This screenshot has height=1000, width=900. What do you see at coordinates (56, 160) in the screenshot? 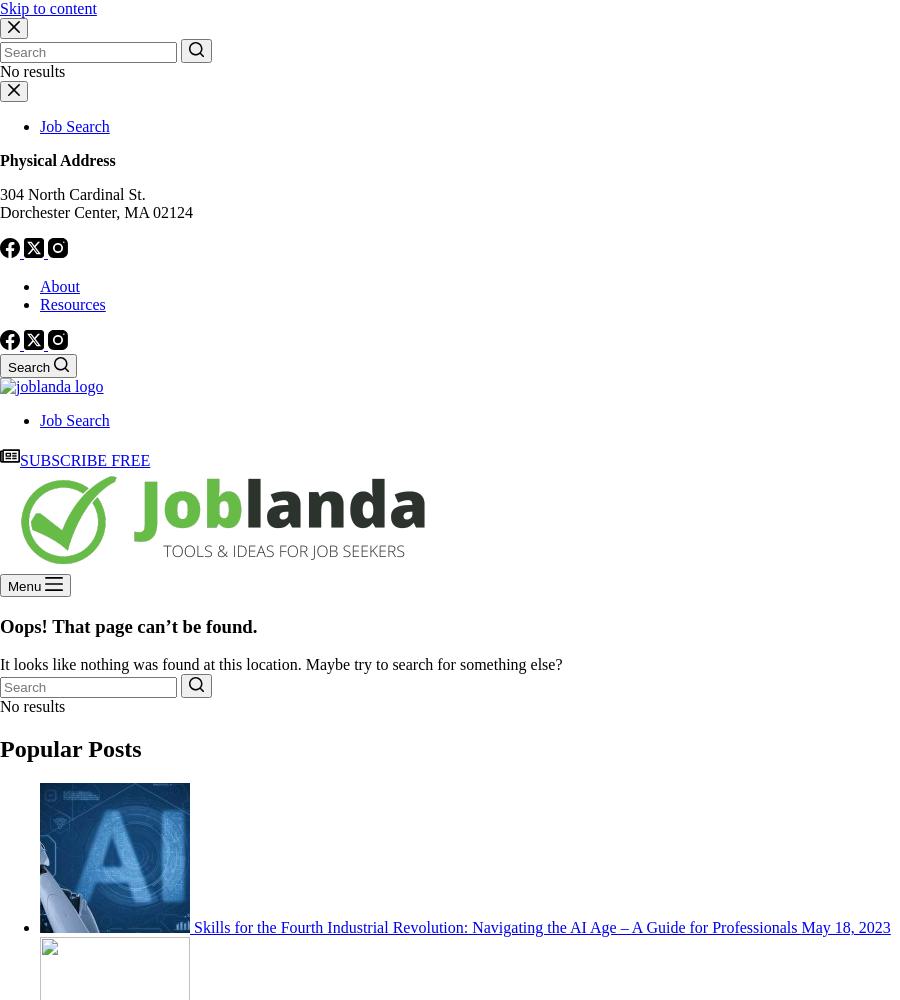
I see `'Physical Address'` at bounding box center [56, 160].